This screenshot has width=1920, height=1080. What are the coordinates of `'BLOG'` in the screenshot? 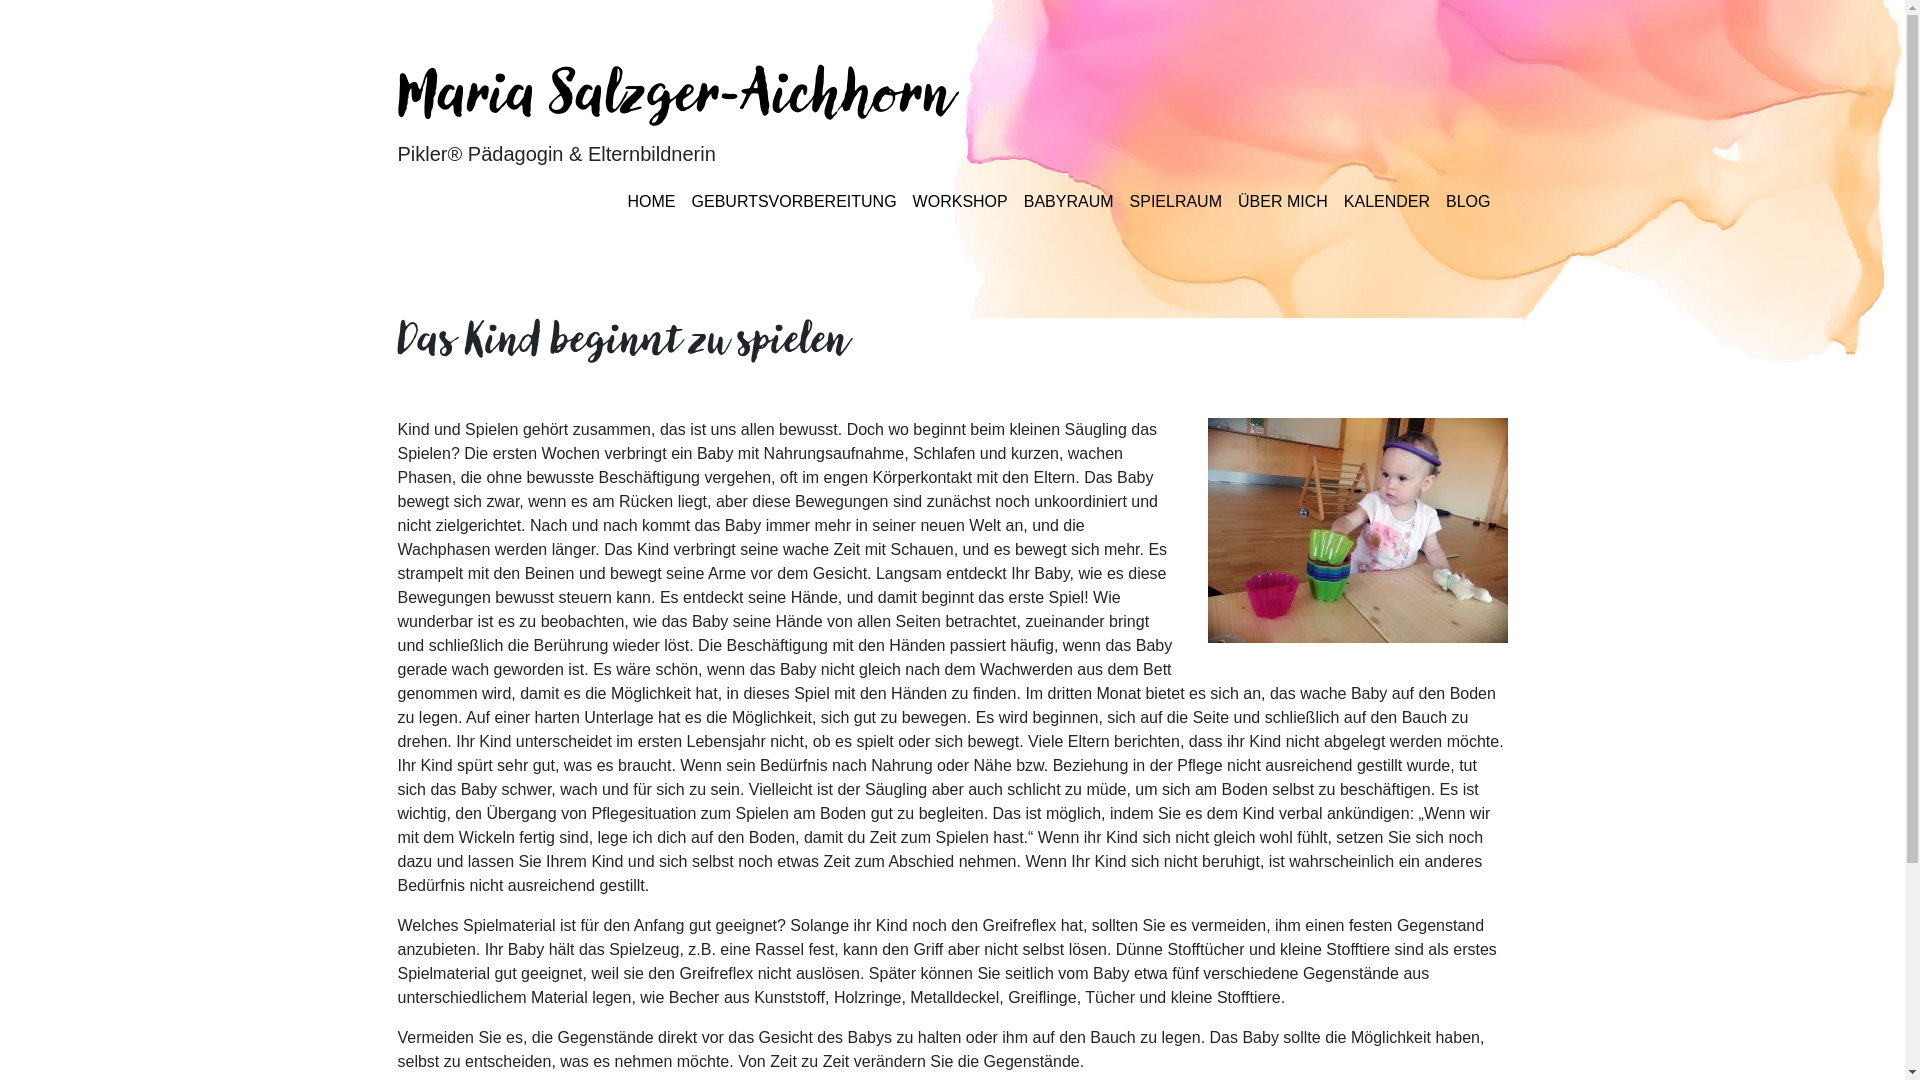 It's located at (1468, 201).